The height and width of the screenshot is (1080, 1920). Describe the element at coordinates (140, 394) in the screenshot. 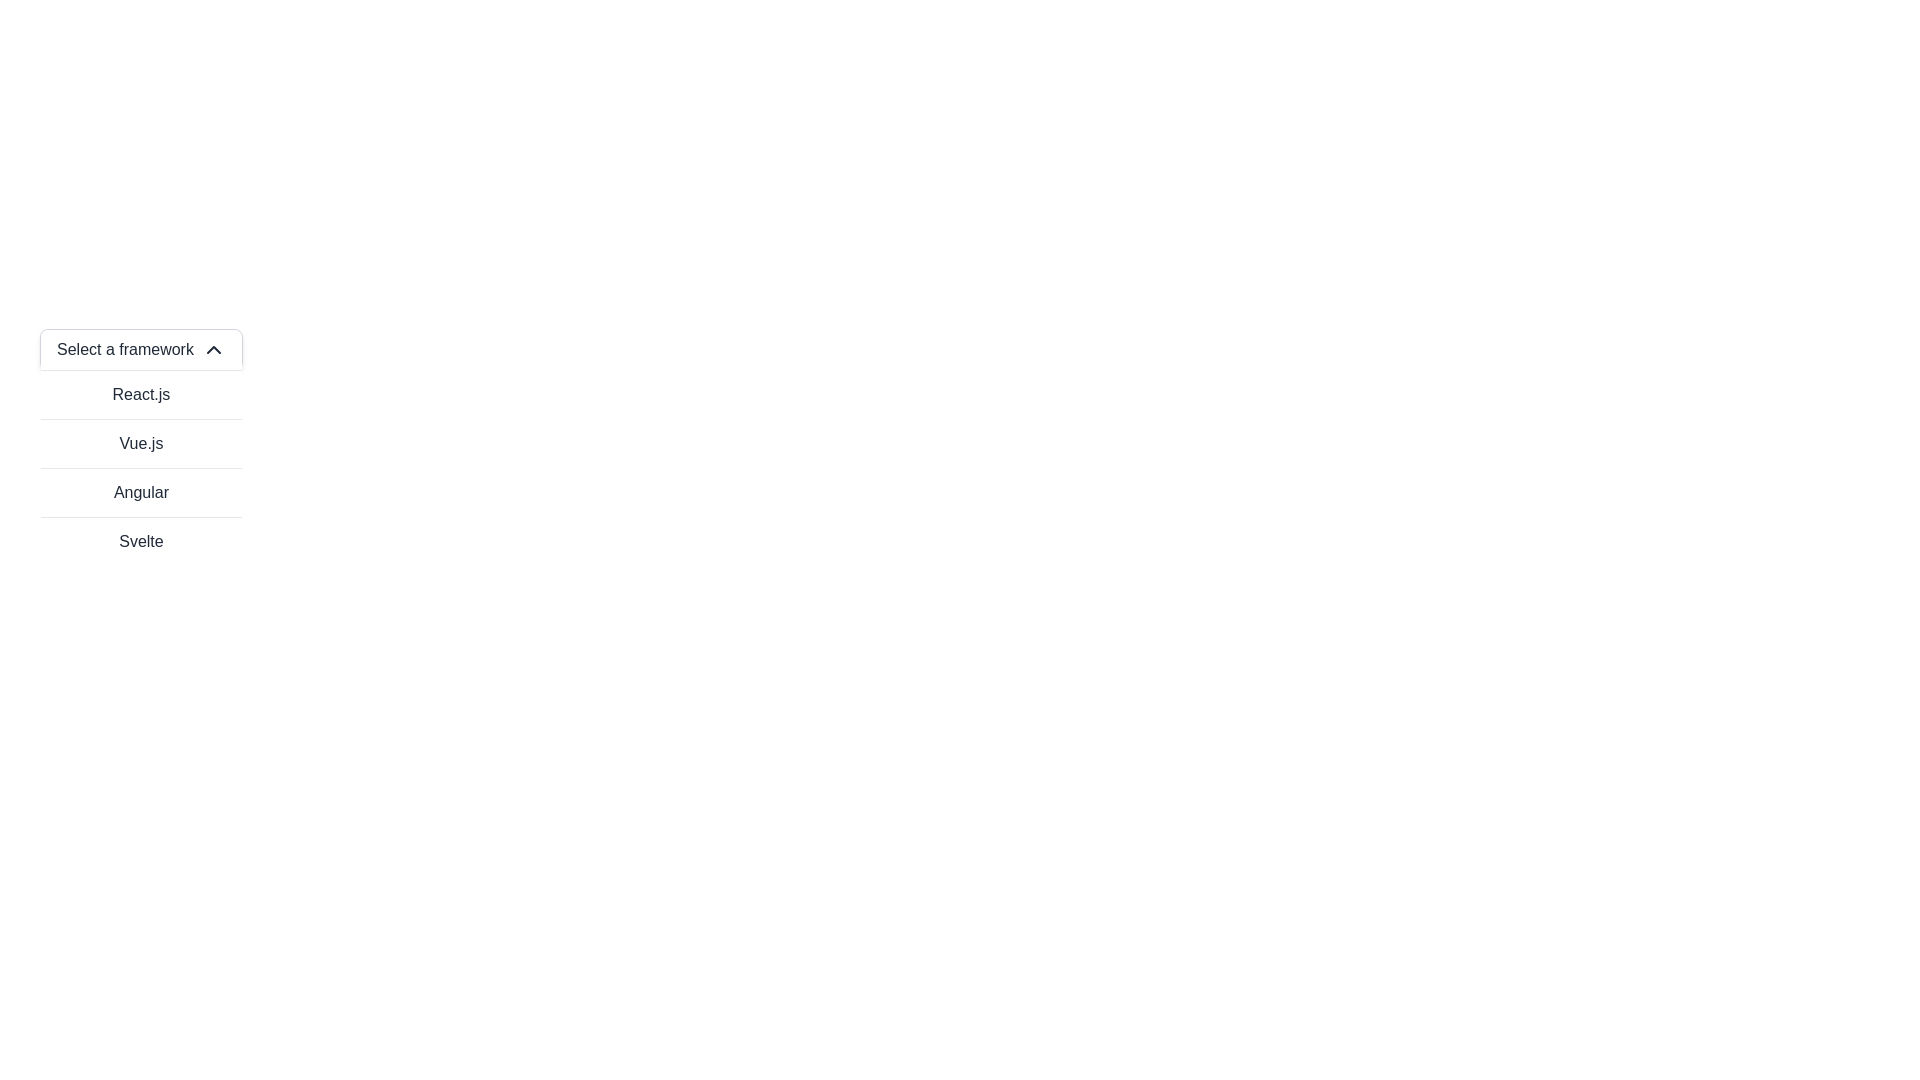

I see `the text label 'React.js' in the dropdown list` at that location.